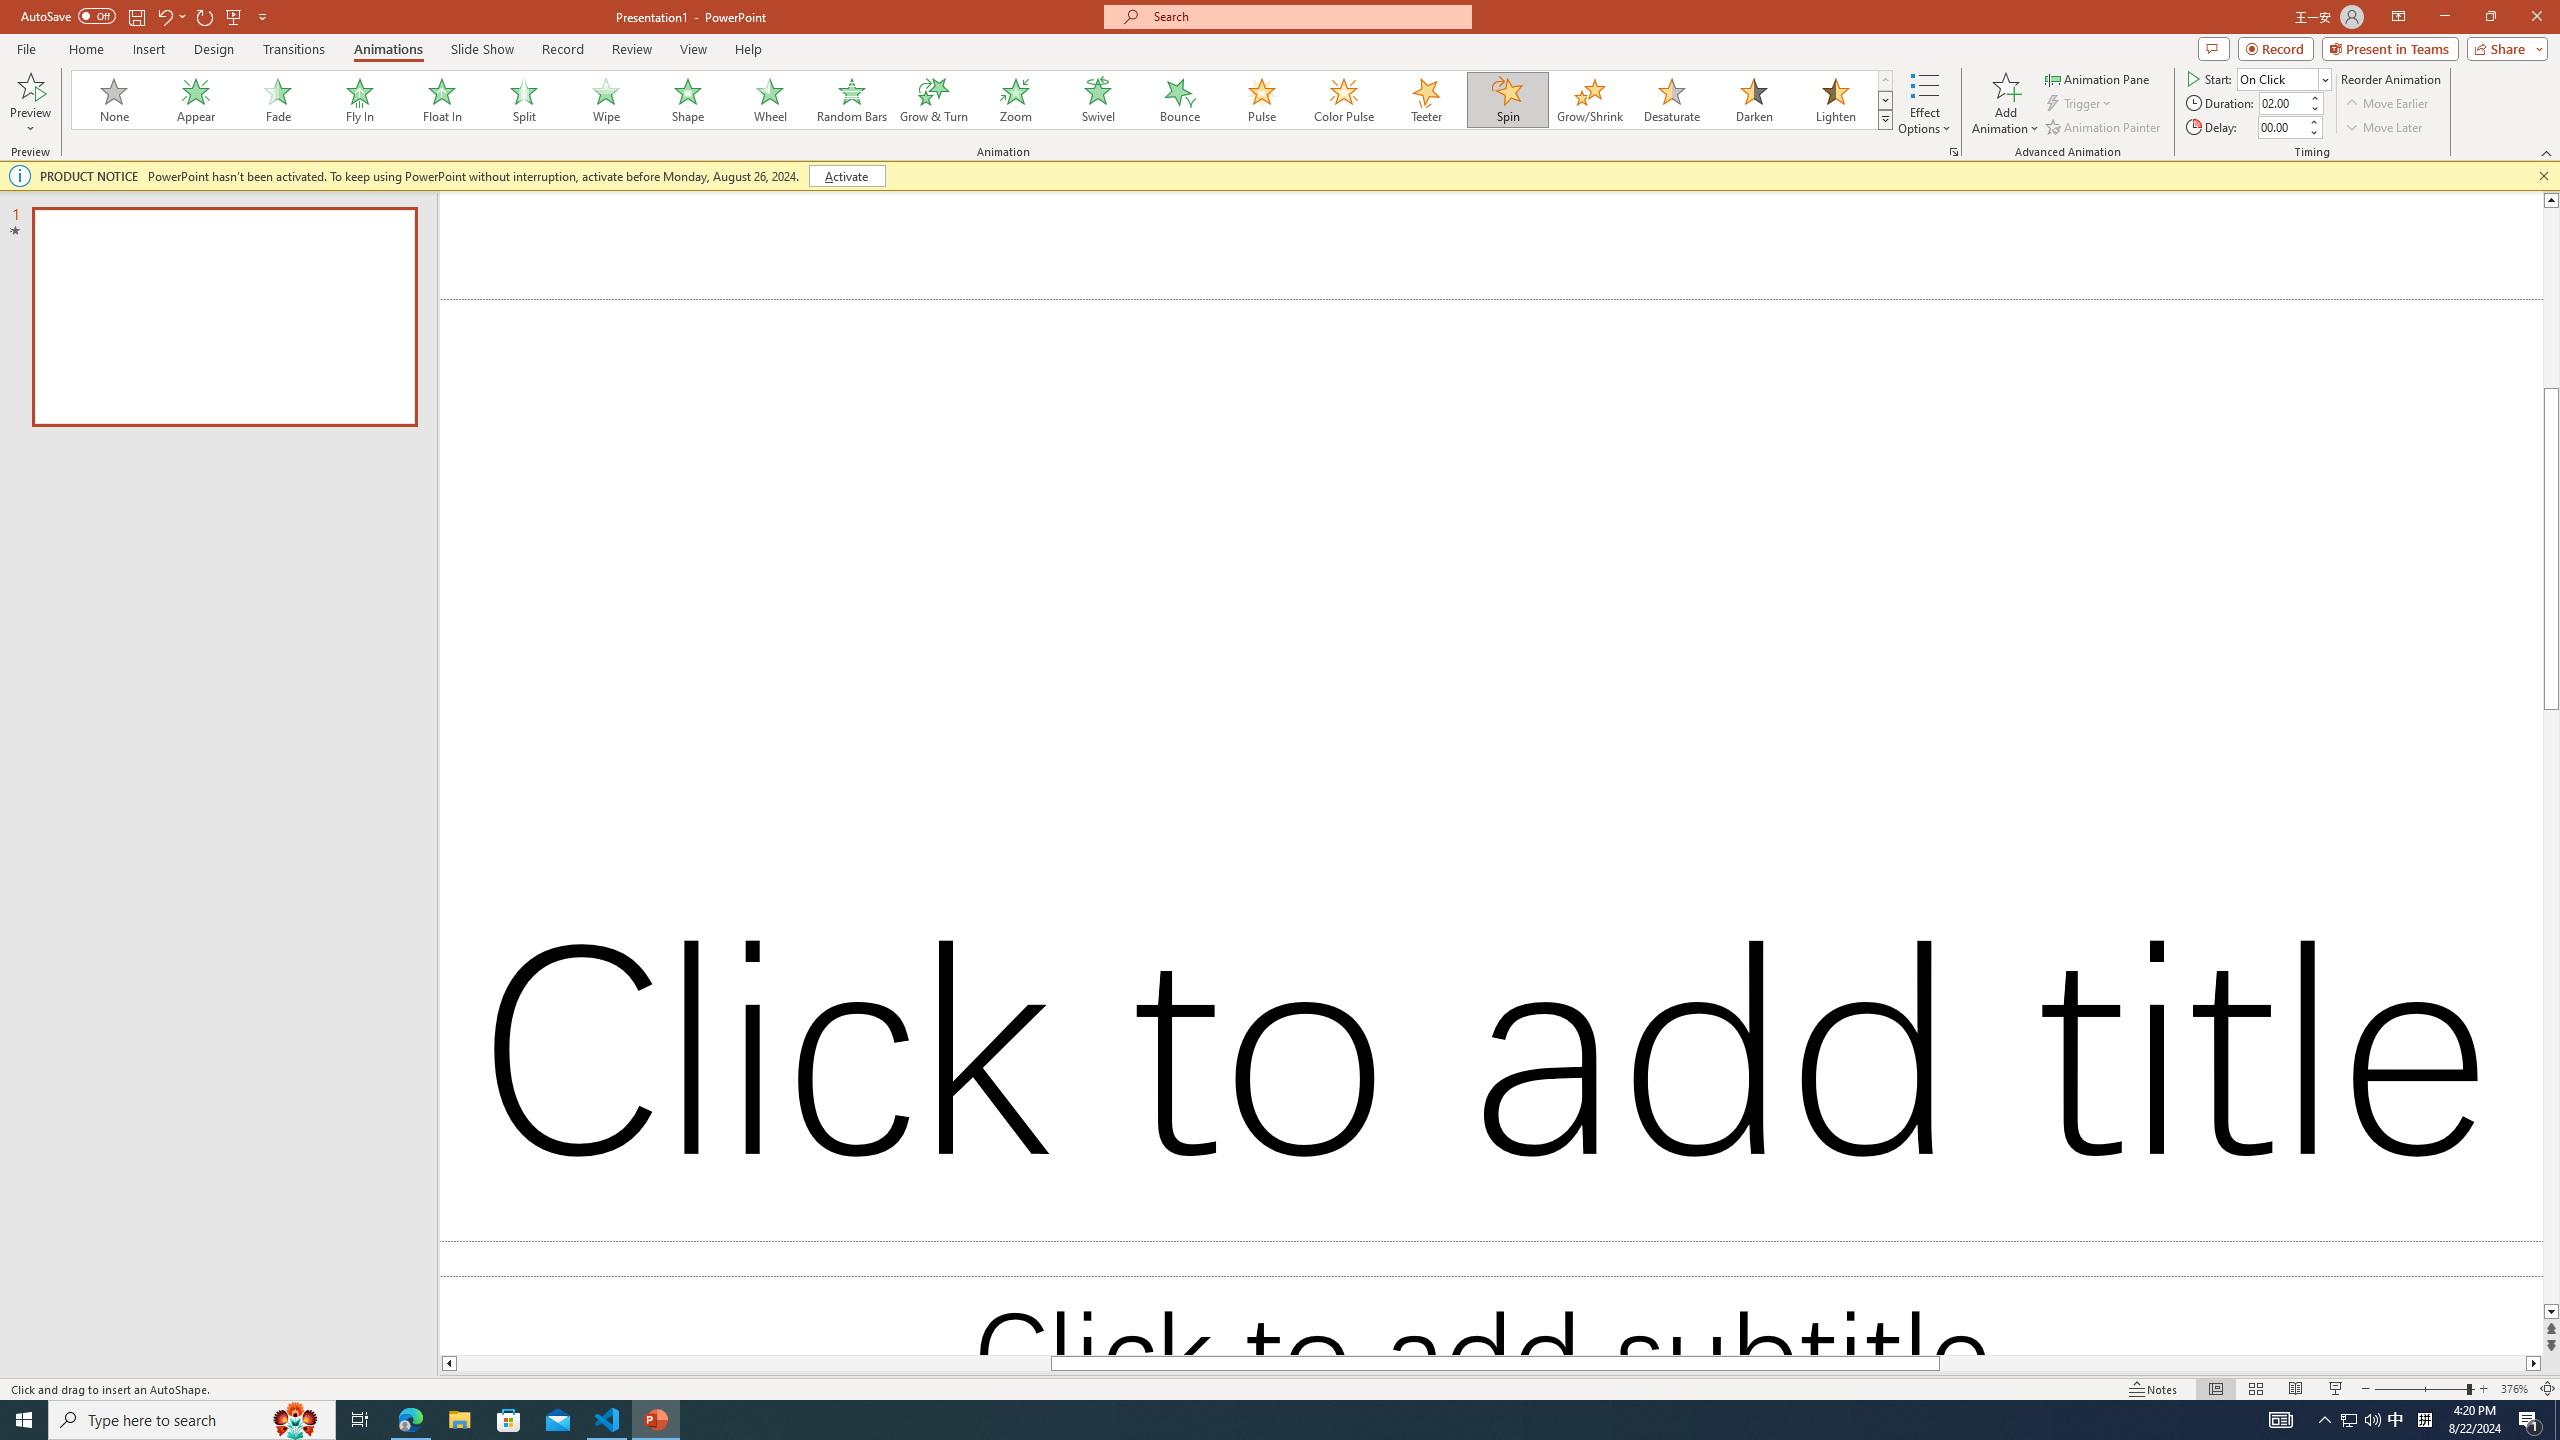 The width and height of the screenshot is (2560, 1440). I want to click on 'Swivel', so click(1097, 99).